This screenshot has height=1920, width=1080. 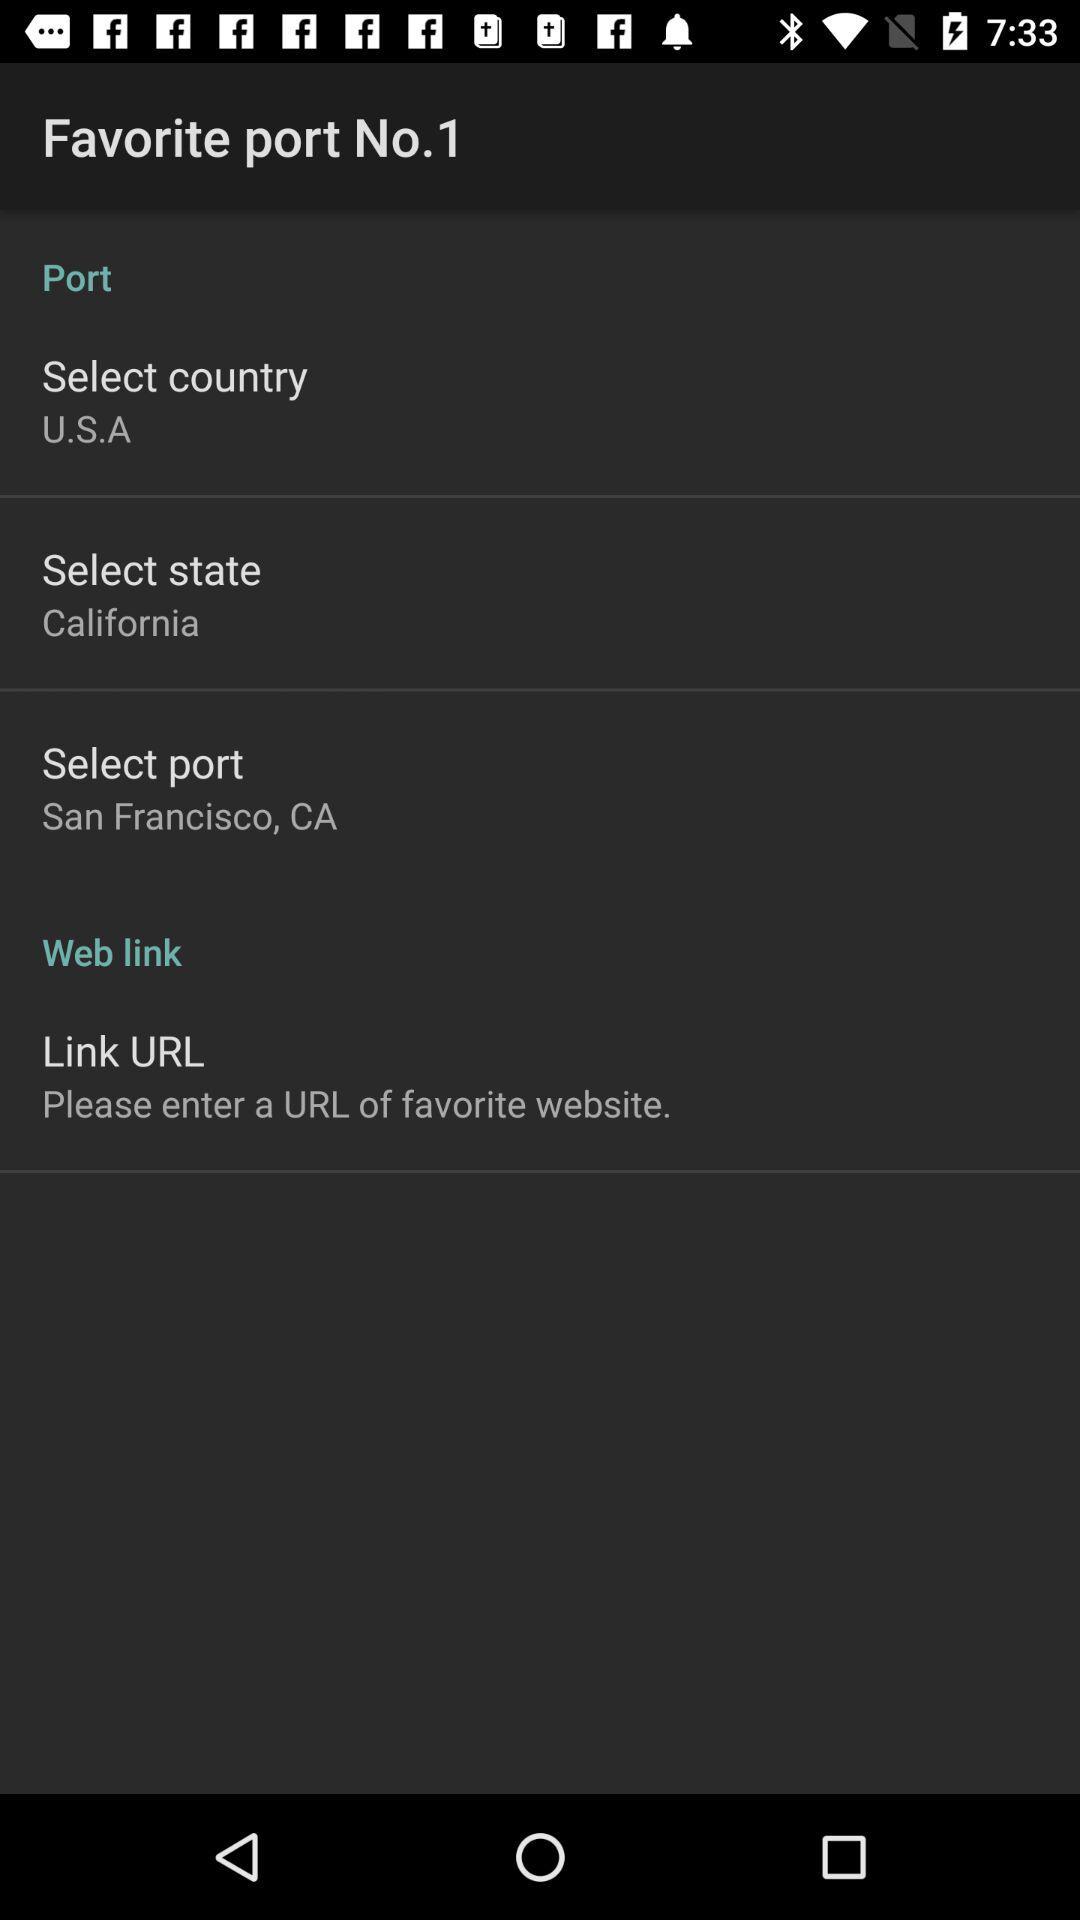 I want to click on the select state app, so click(x=150, y=567).